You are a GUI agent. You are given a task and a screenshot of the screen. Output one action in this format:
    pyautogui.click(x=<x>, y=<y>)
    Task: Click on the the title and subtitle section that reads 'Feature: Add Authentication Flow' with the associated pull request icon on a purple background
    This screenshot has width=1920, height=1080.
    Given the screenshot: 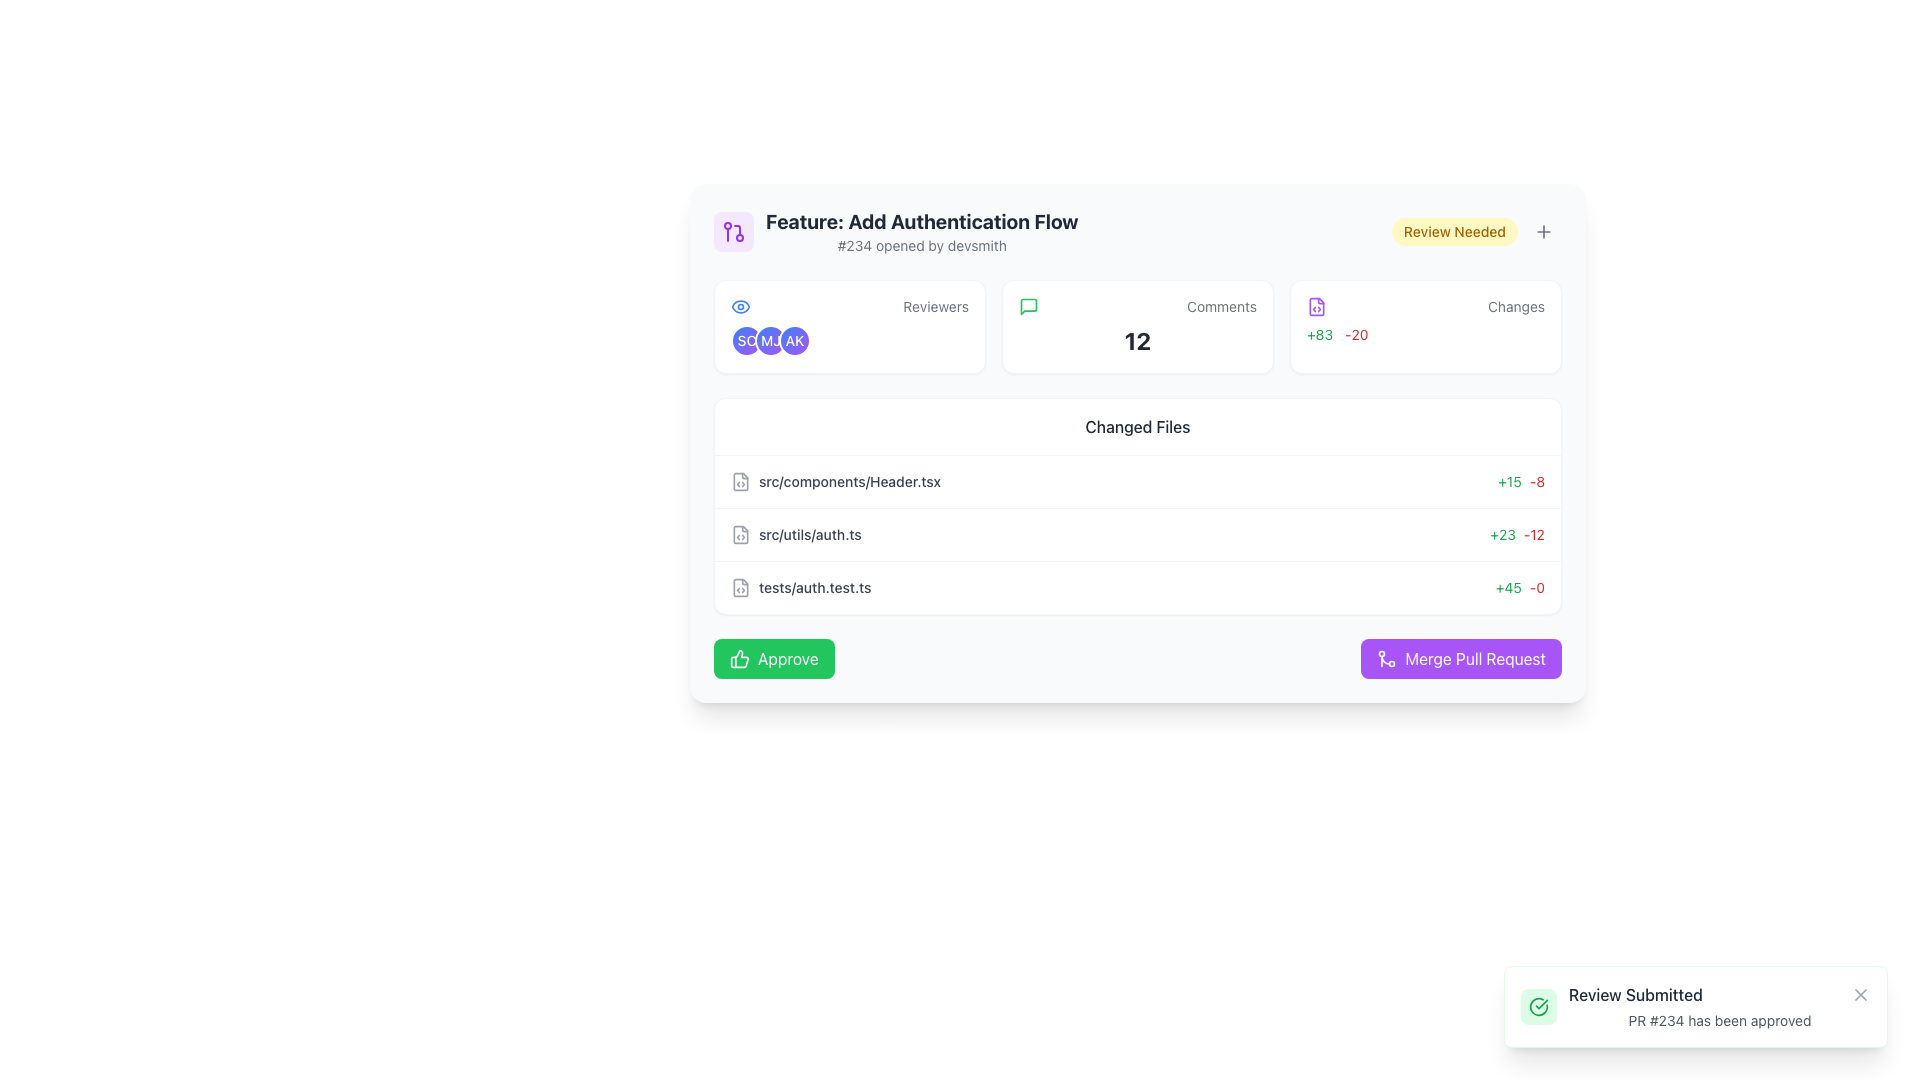 What is the action you would take?
    pyautogui.click(x=895, y=230)
    